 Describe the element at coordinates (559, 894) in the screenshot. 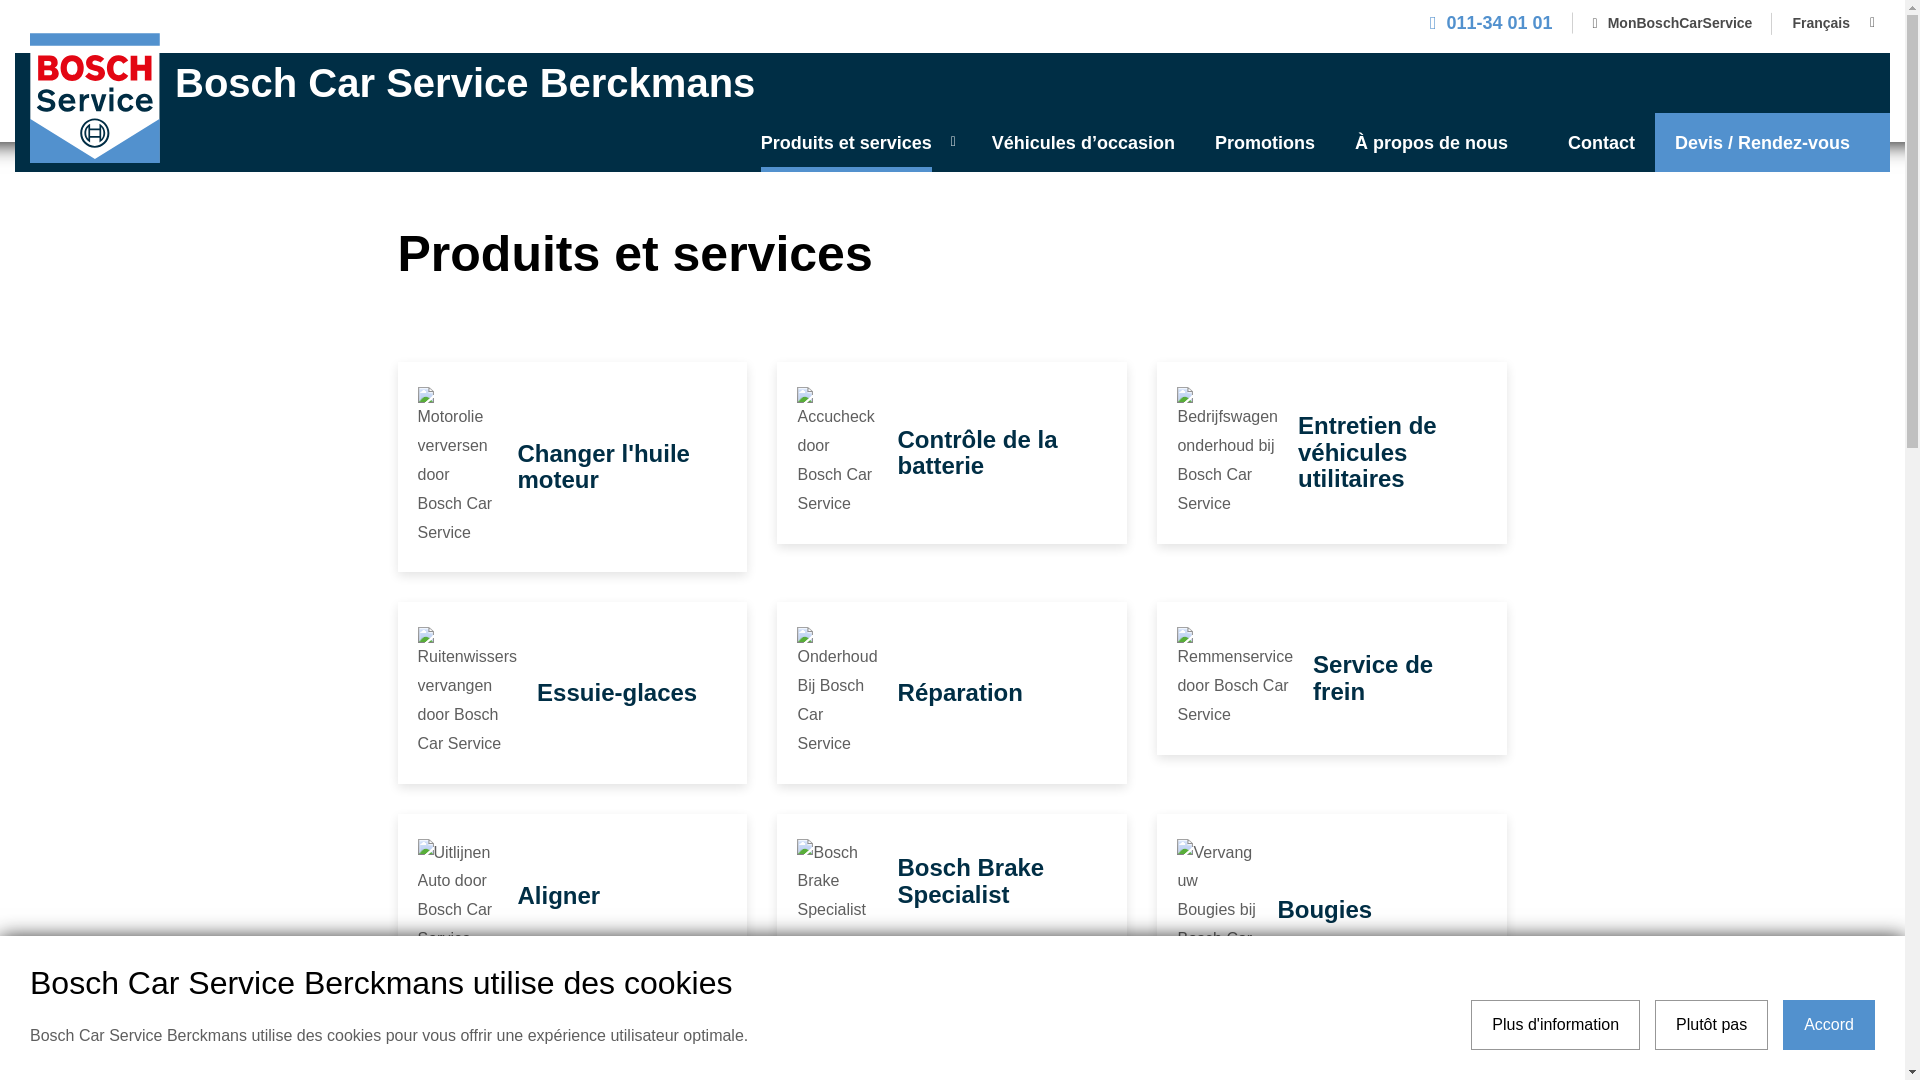

I see `'Aligner'` at that location.